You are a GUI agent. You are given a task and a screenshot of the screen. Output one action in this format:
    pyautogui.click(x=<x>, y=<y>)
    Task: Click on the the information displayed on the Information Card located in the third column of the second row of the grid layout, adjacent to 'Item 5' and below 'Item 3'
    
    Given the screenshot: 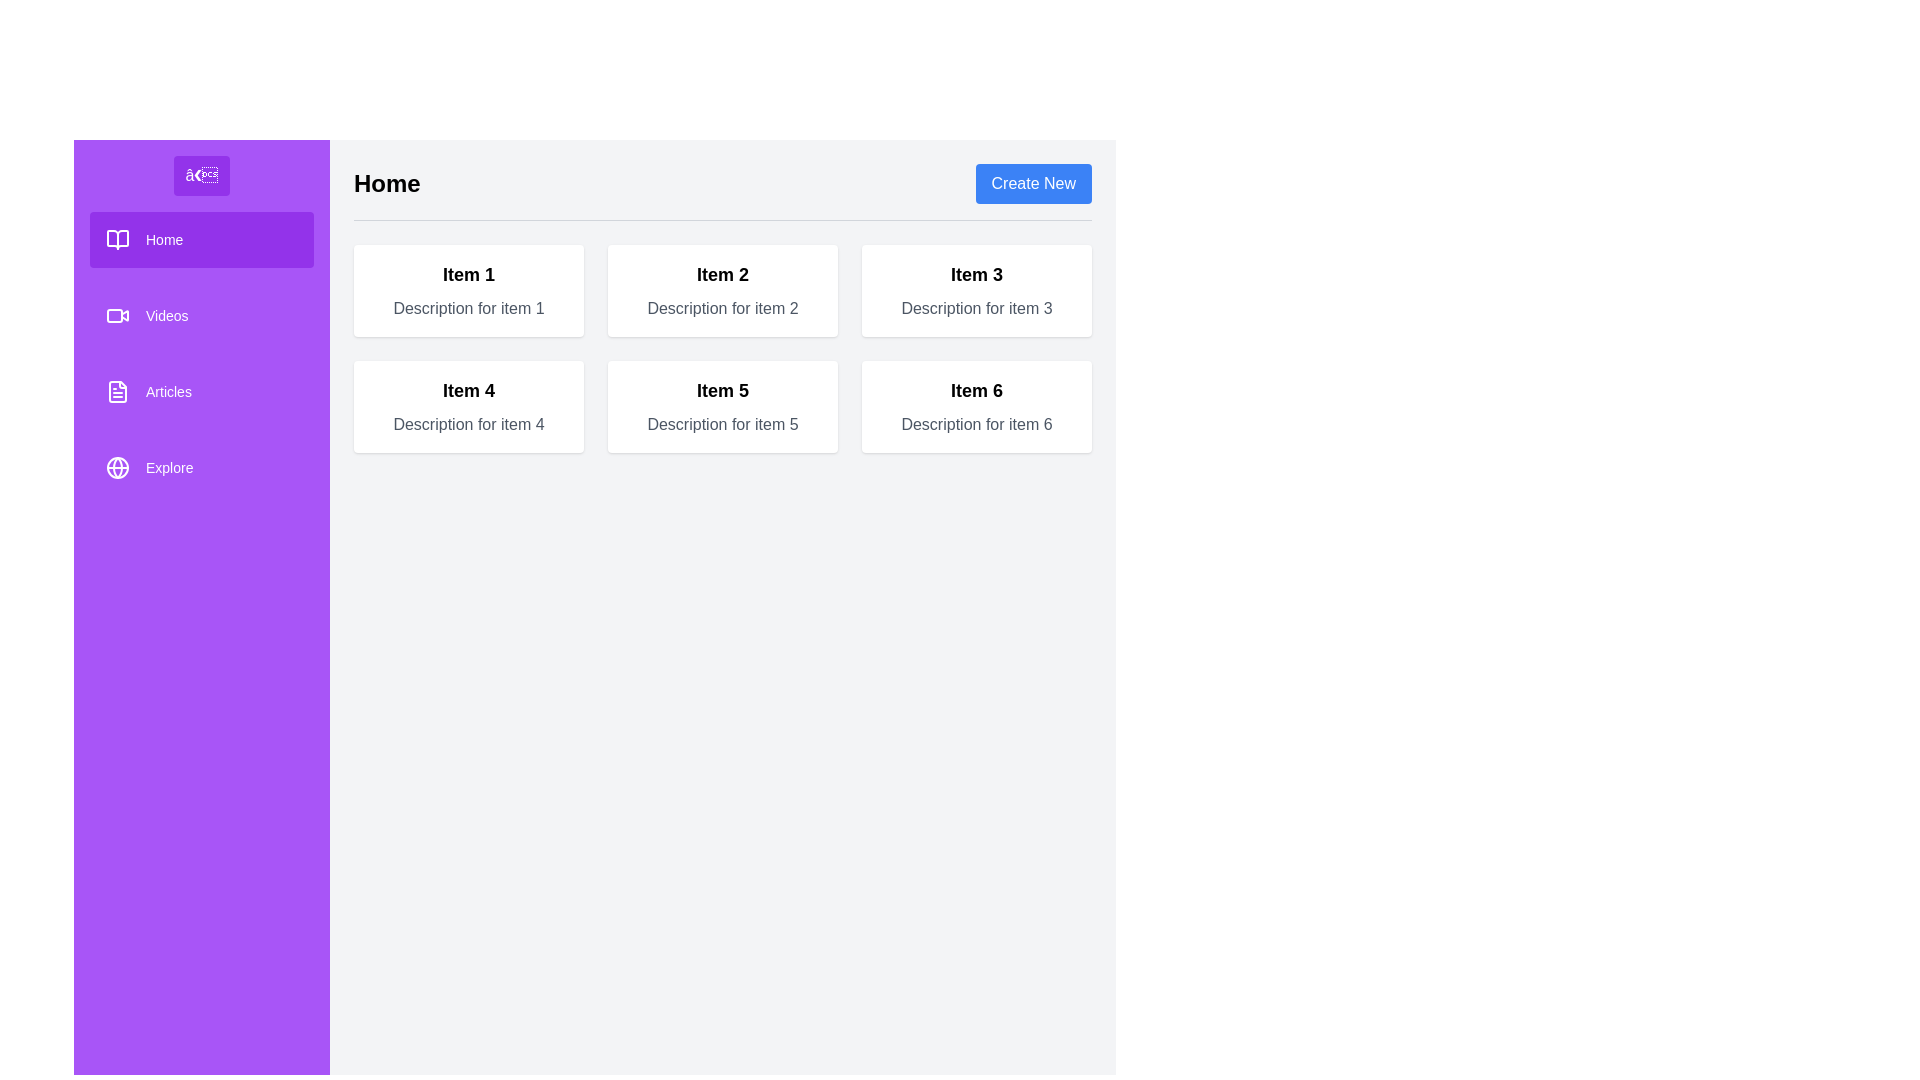 What is the action you would take?
    pyautogui.click(x=977, y=406)
    